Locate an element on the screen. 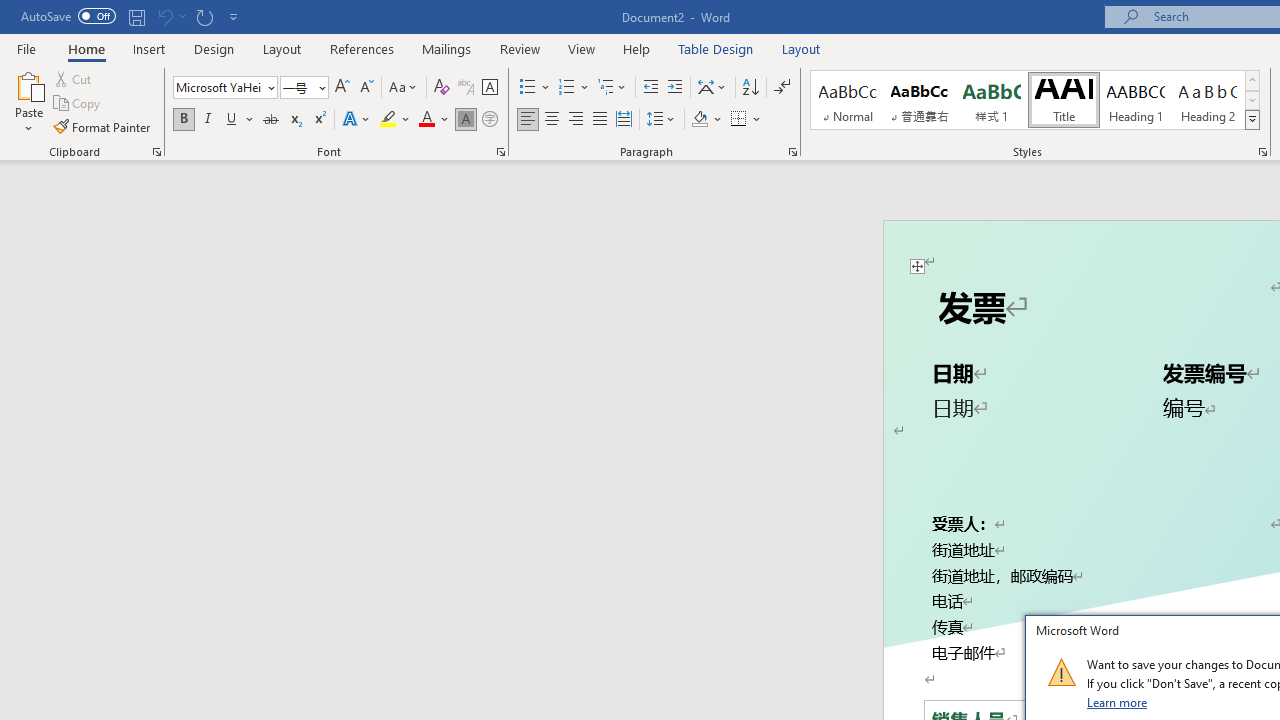 This screenshot has height=720, width=1280. 'Change Case' is located at coordinates (403, 86).